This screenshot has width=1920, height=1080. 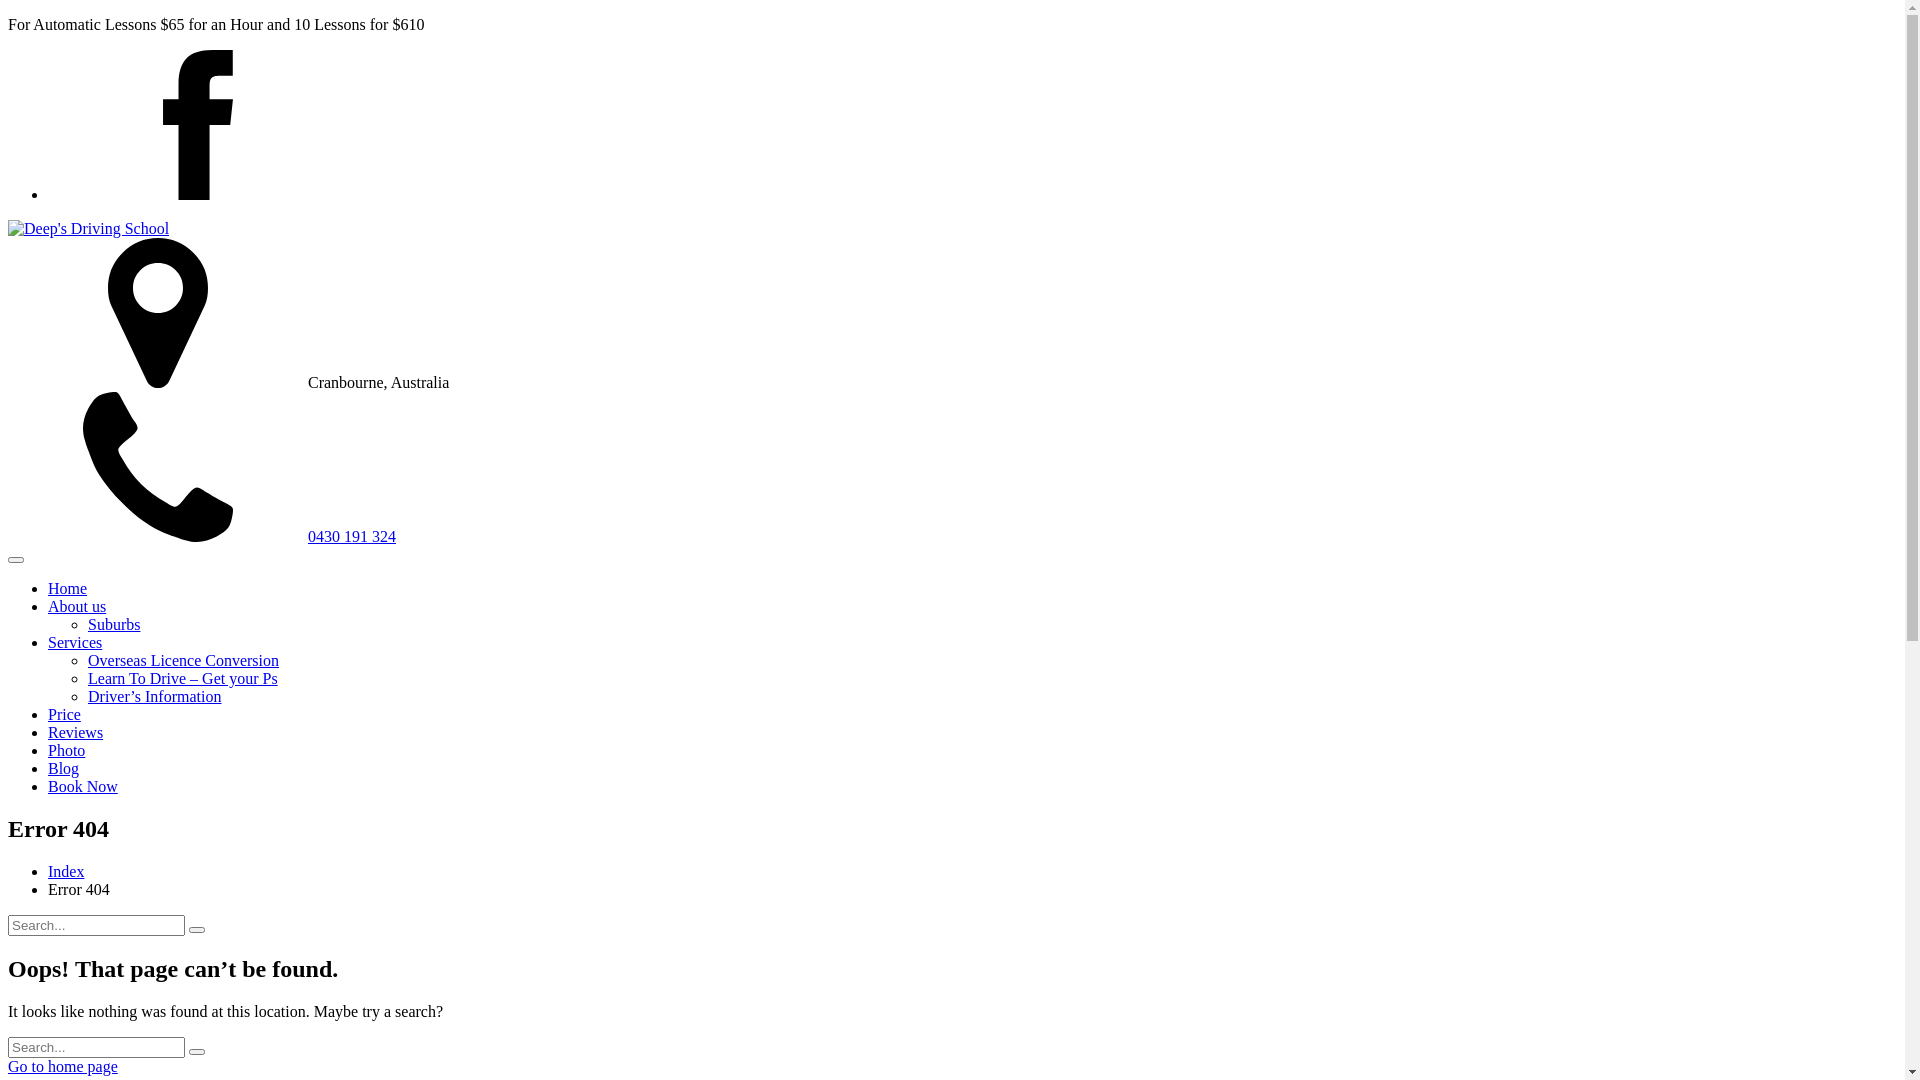 I want to click on 'Book Now', so click(x=81, y=785).